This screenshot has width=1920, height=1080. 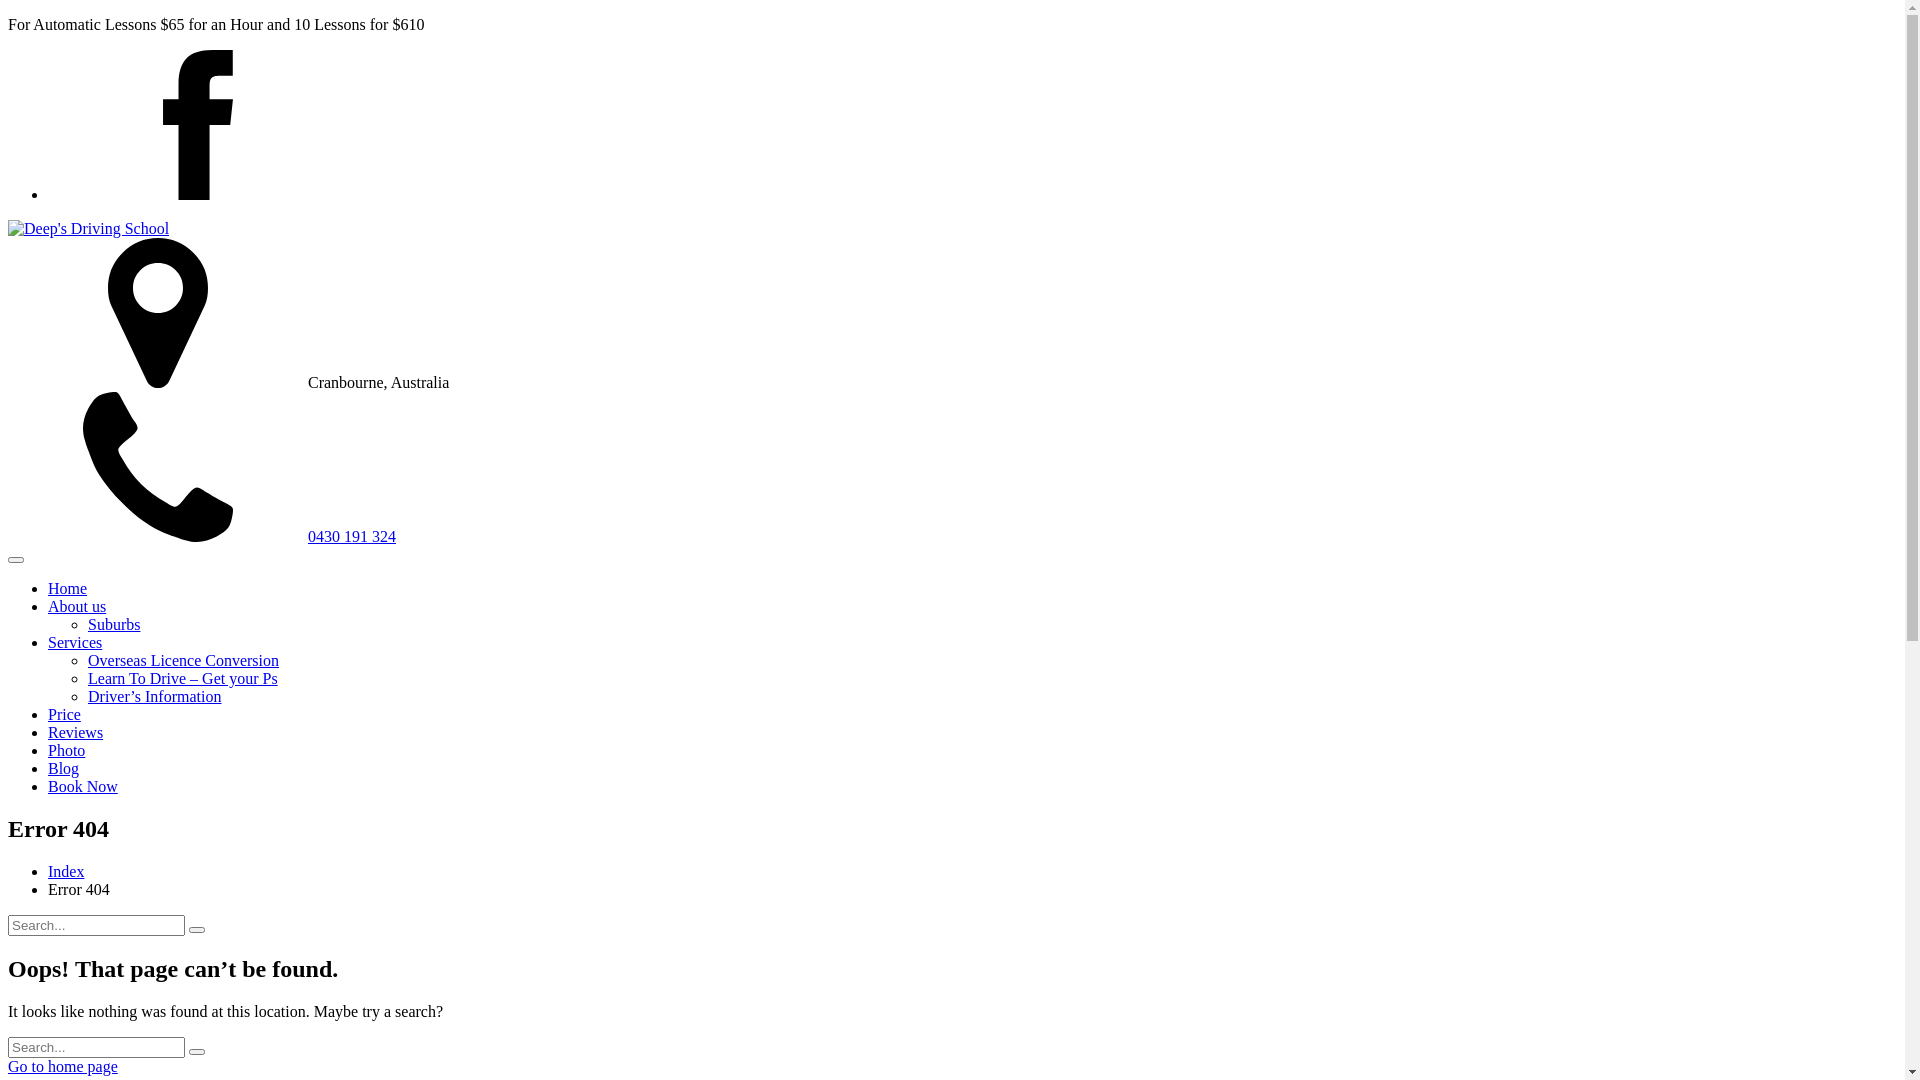 I want to click on 'Book Now', so click(x=81, y=785).